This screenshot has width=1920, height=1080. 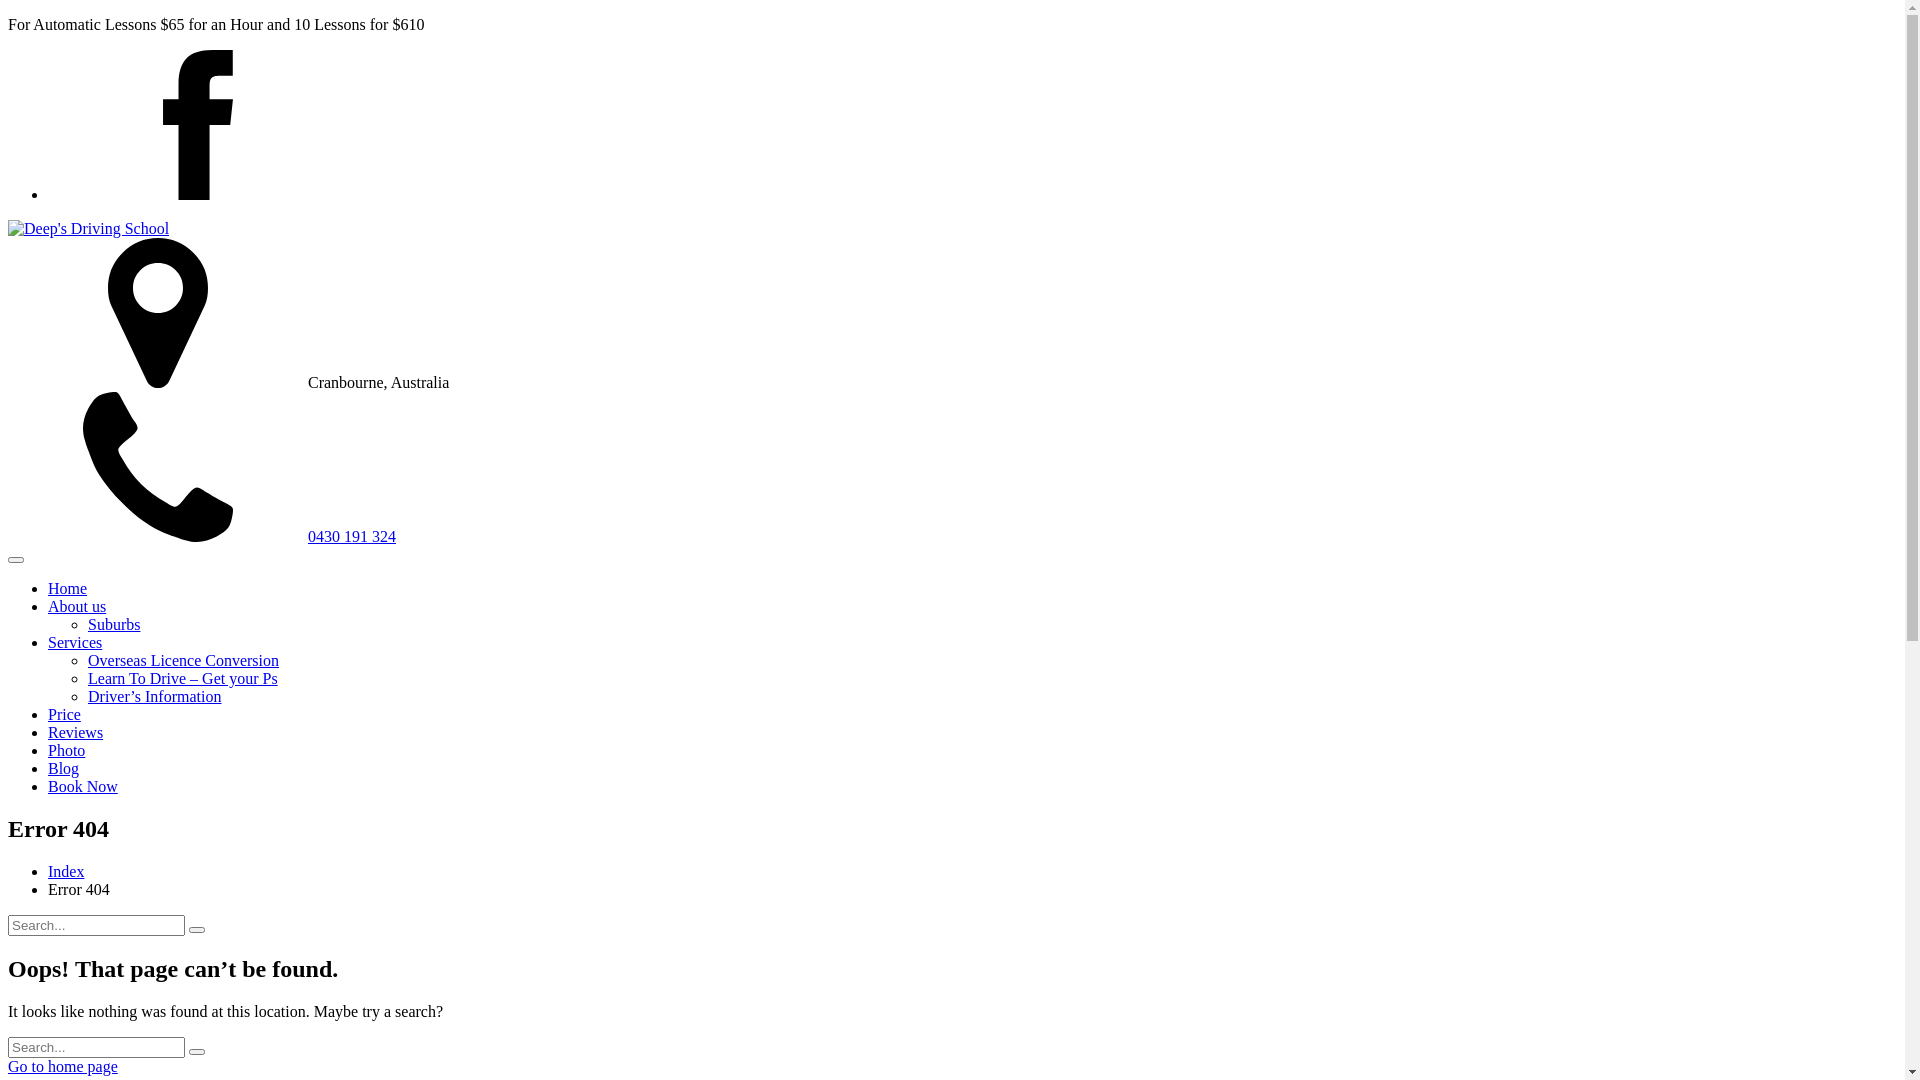 I want to click on 'Book Now', so click(x=81, y=785).